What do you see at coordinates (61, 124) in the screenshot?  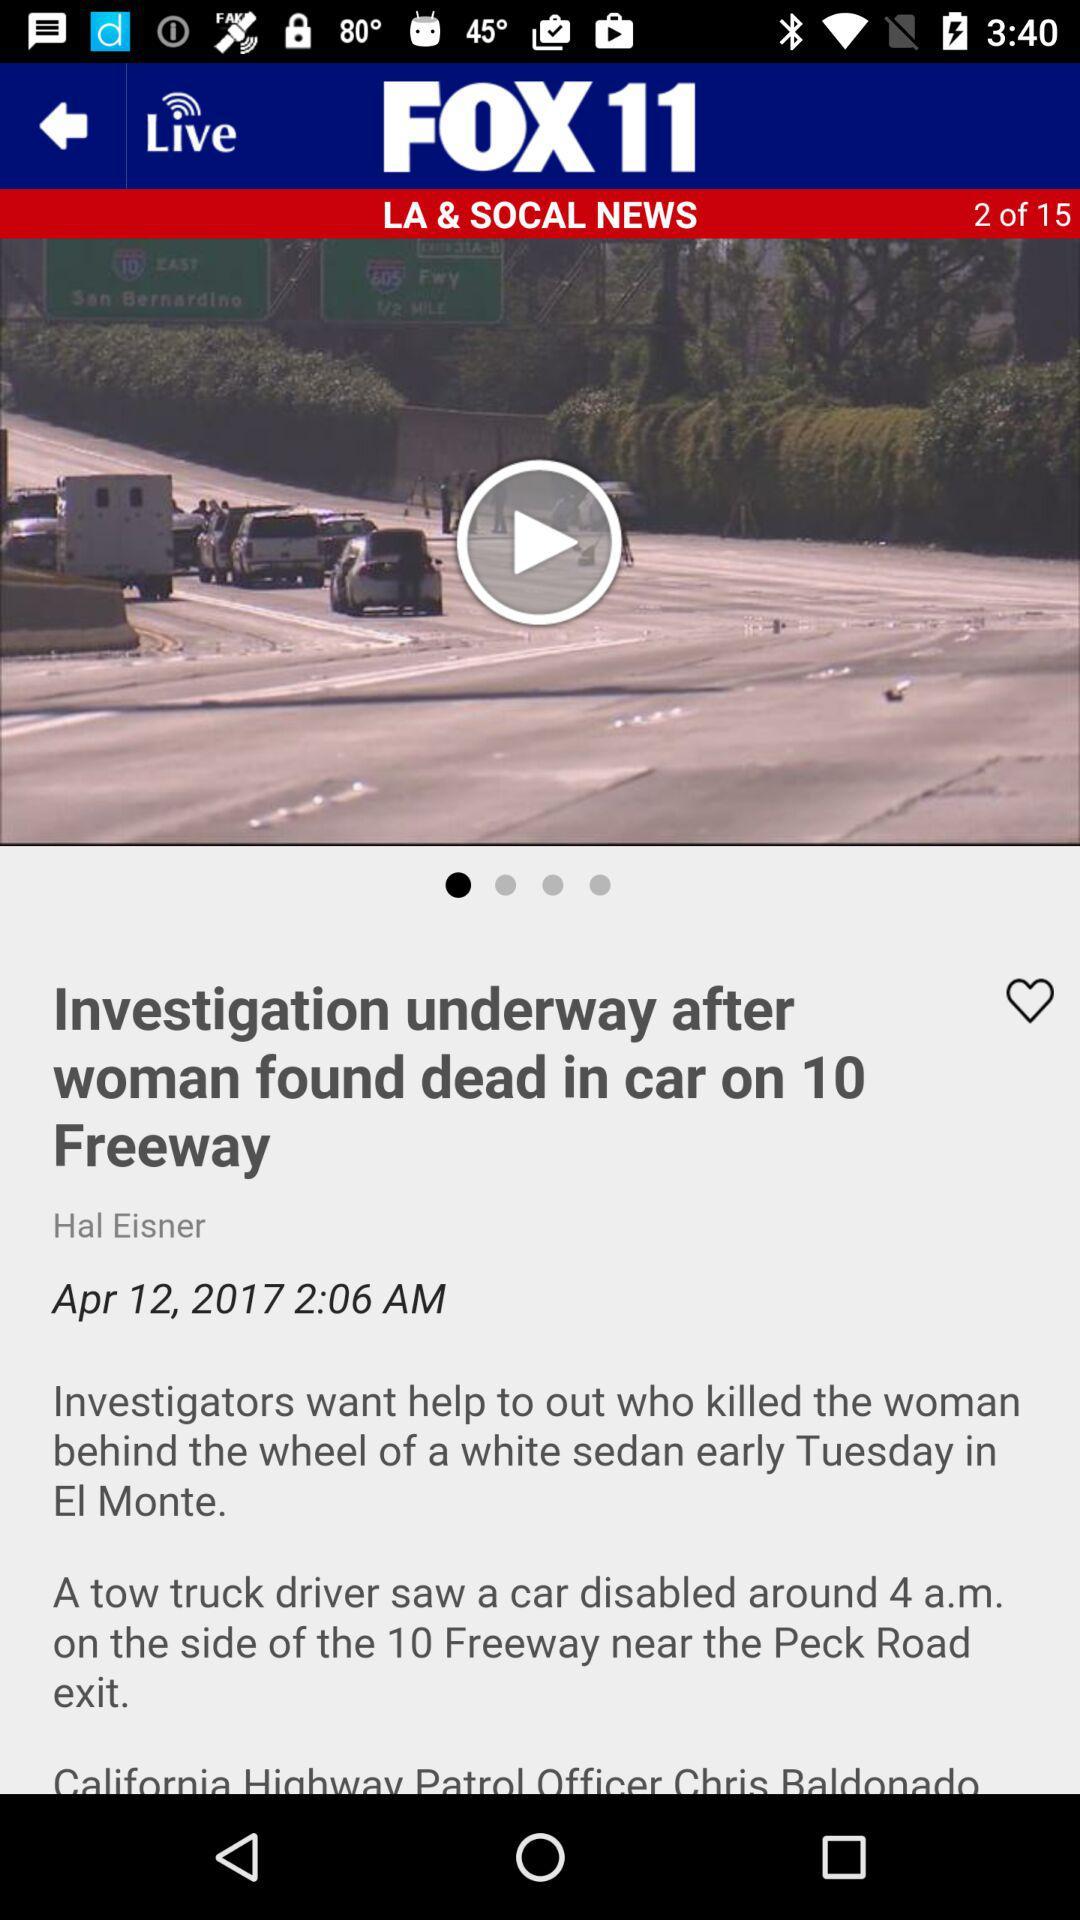 I see `the arrow_backward icon` at bounding box center [61, 124].